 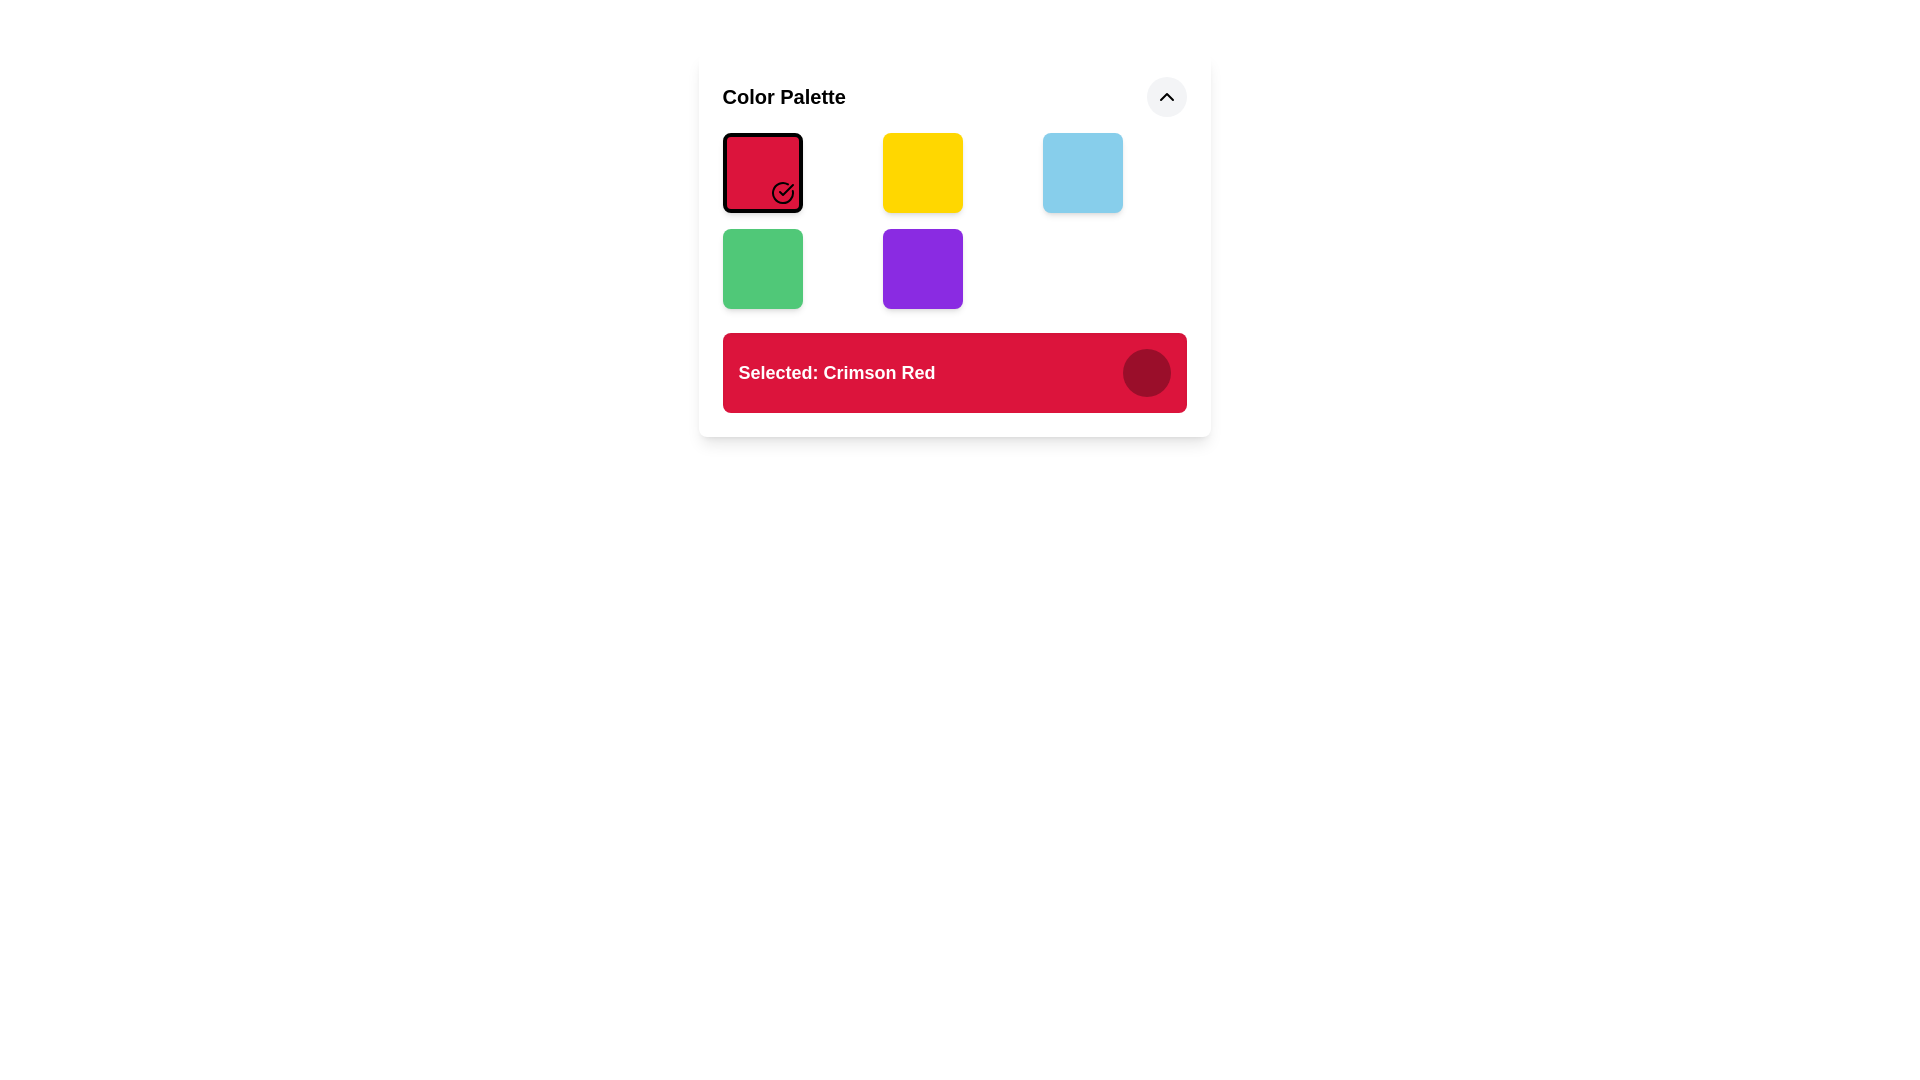 I want to click on the clickable color selection option with a cyan background located in the top row, third item of the color palette interface to enhance its size effect, so click(x=1081, y=172).